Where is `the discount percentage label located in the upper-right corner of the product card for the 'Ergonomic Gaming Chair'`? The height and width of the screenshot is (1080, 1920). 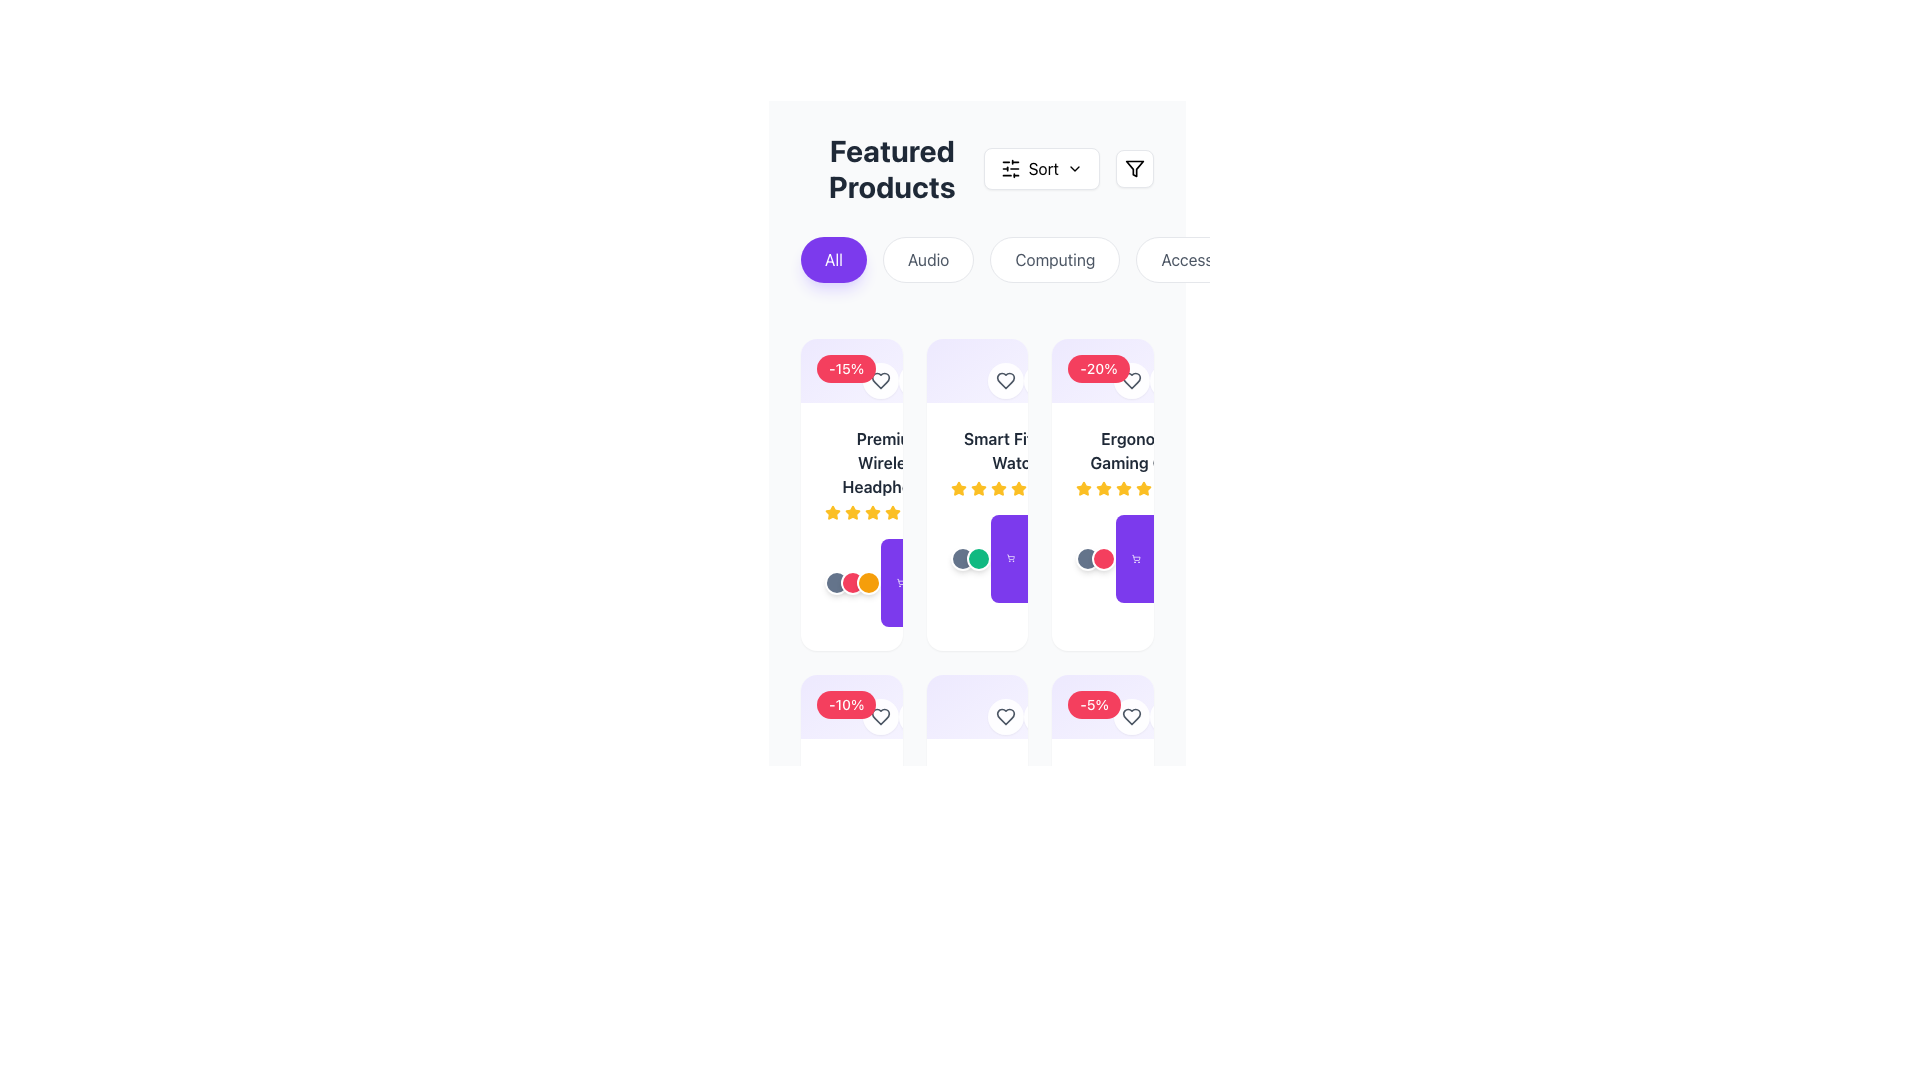 the discount percentage label located in the upper-right corner of the product card for the 'Ergonomic Gaming Chair' is located at coordinates (1100, 377).